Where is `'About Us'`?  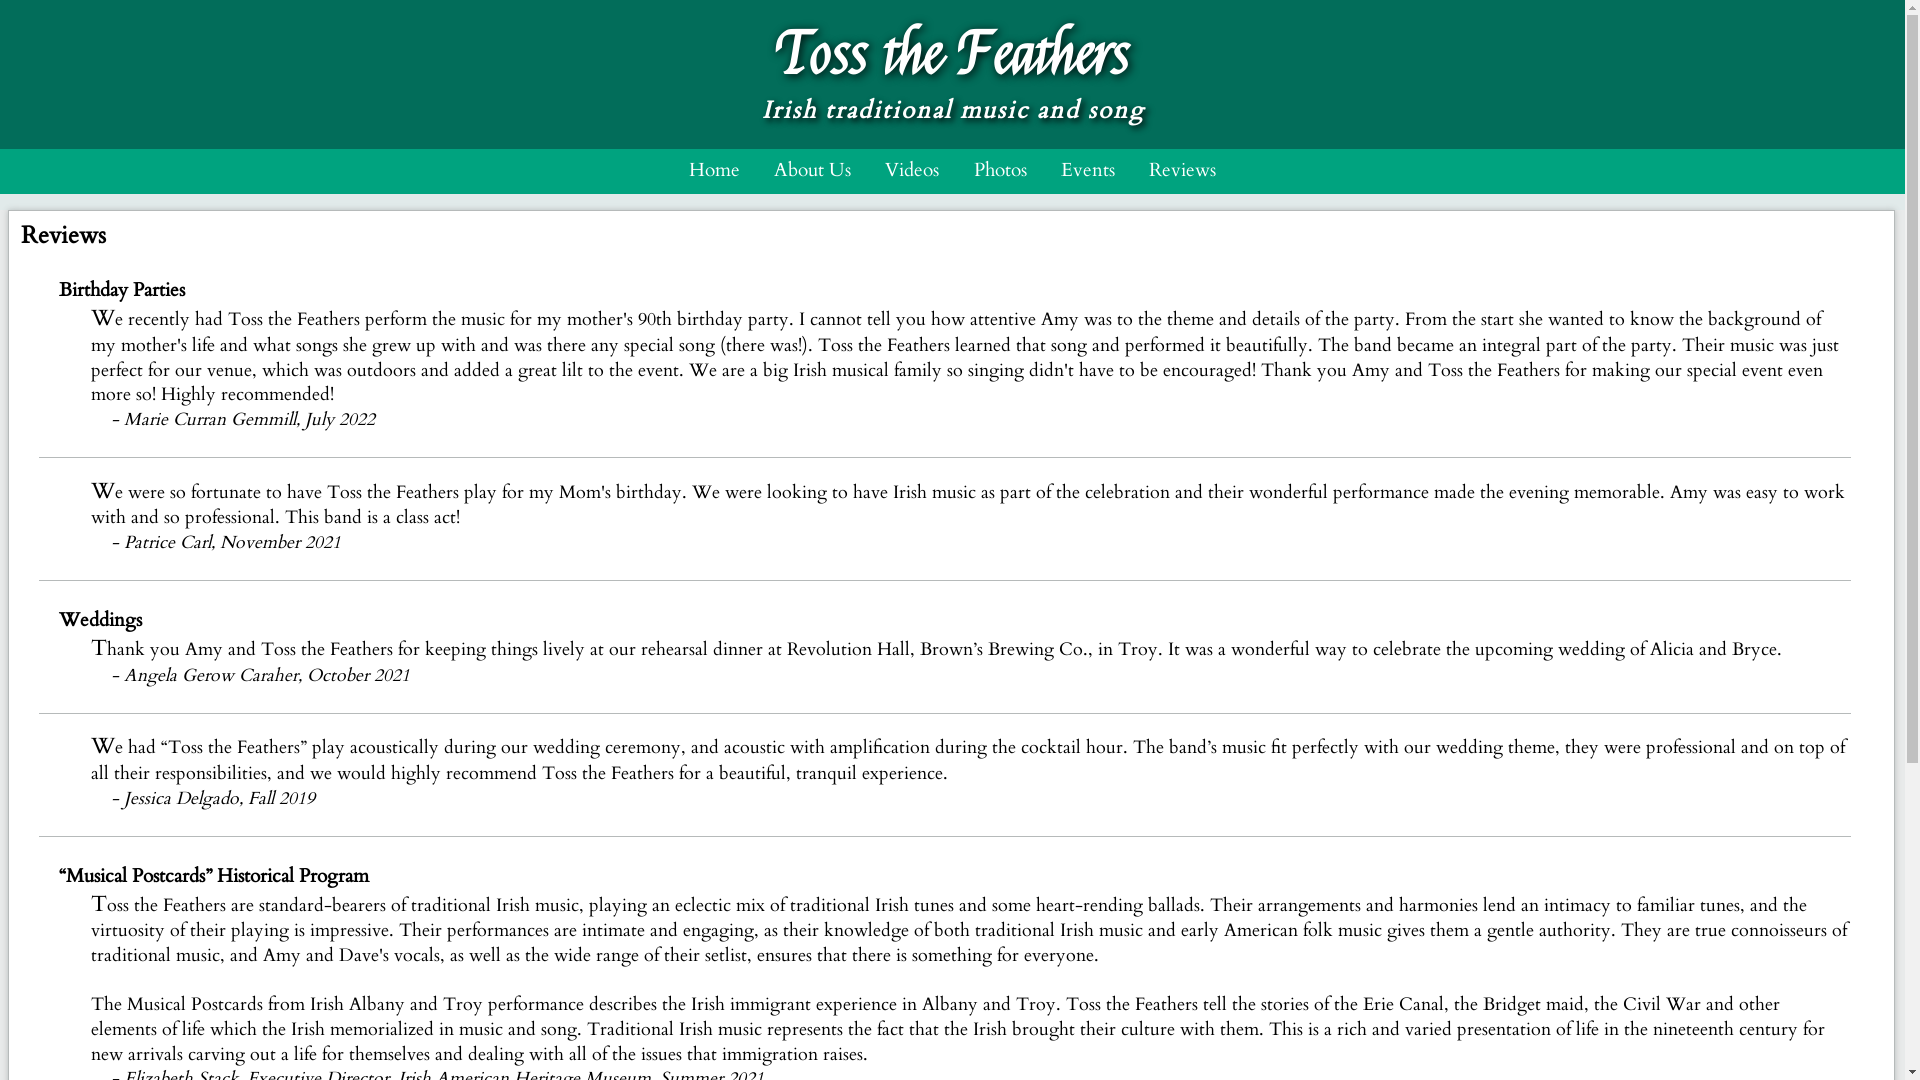 'About Us' is located at coordinates (812, 168).